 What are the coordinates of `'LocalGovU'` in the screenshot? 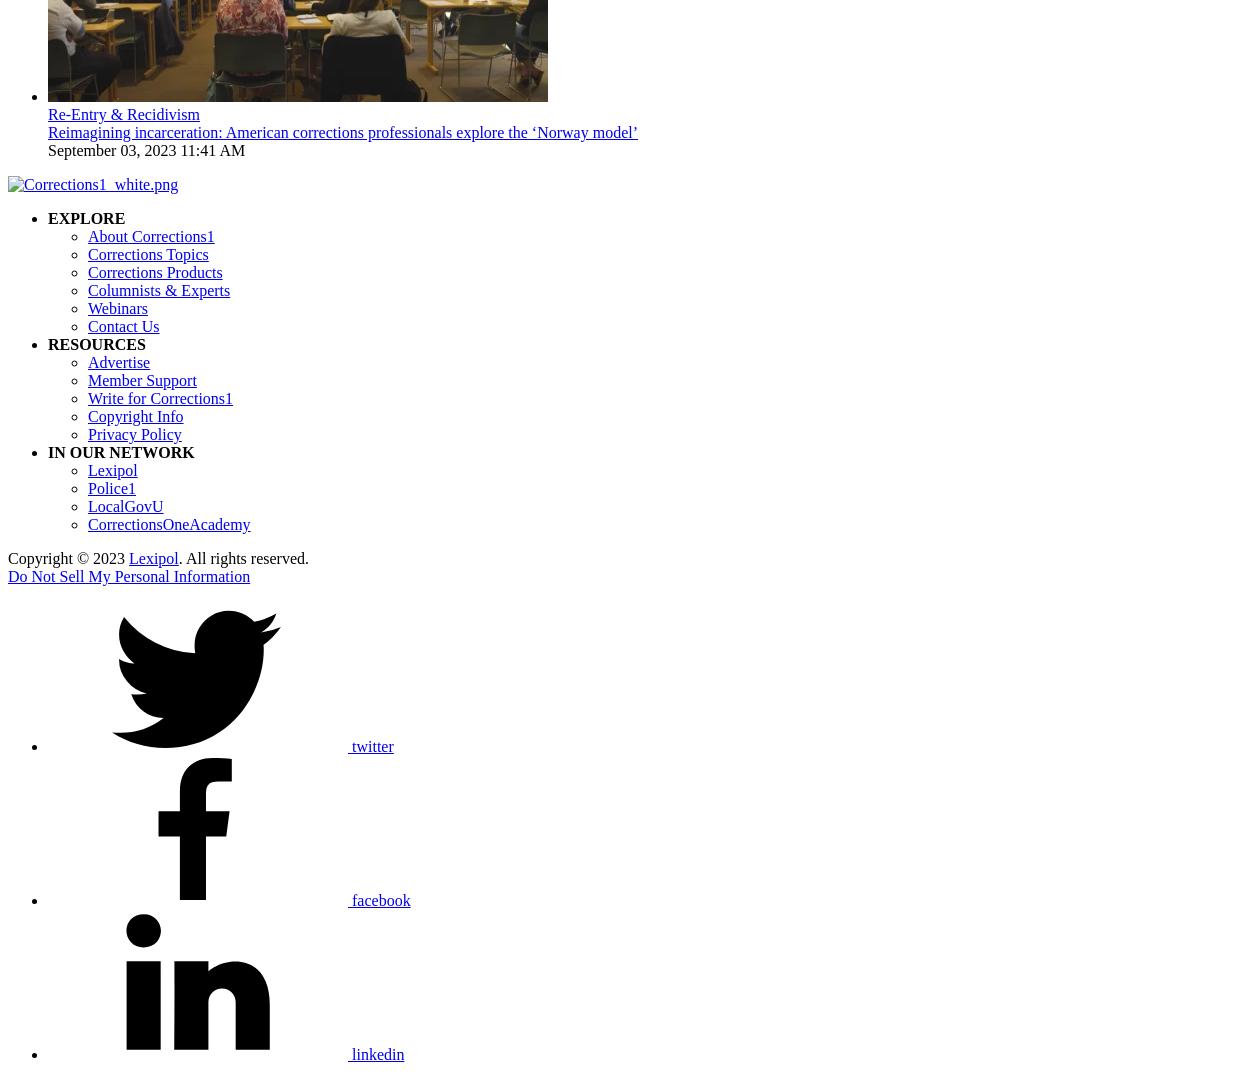 It's located at (87, 505).